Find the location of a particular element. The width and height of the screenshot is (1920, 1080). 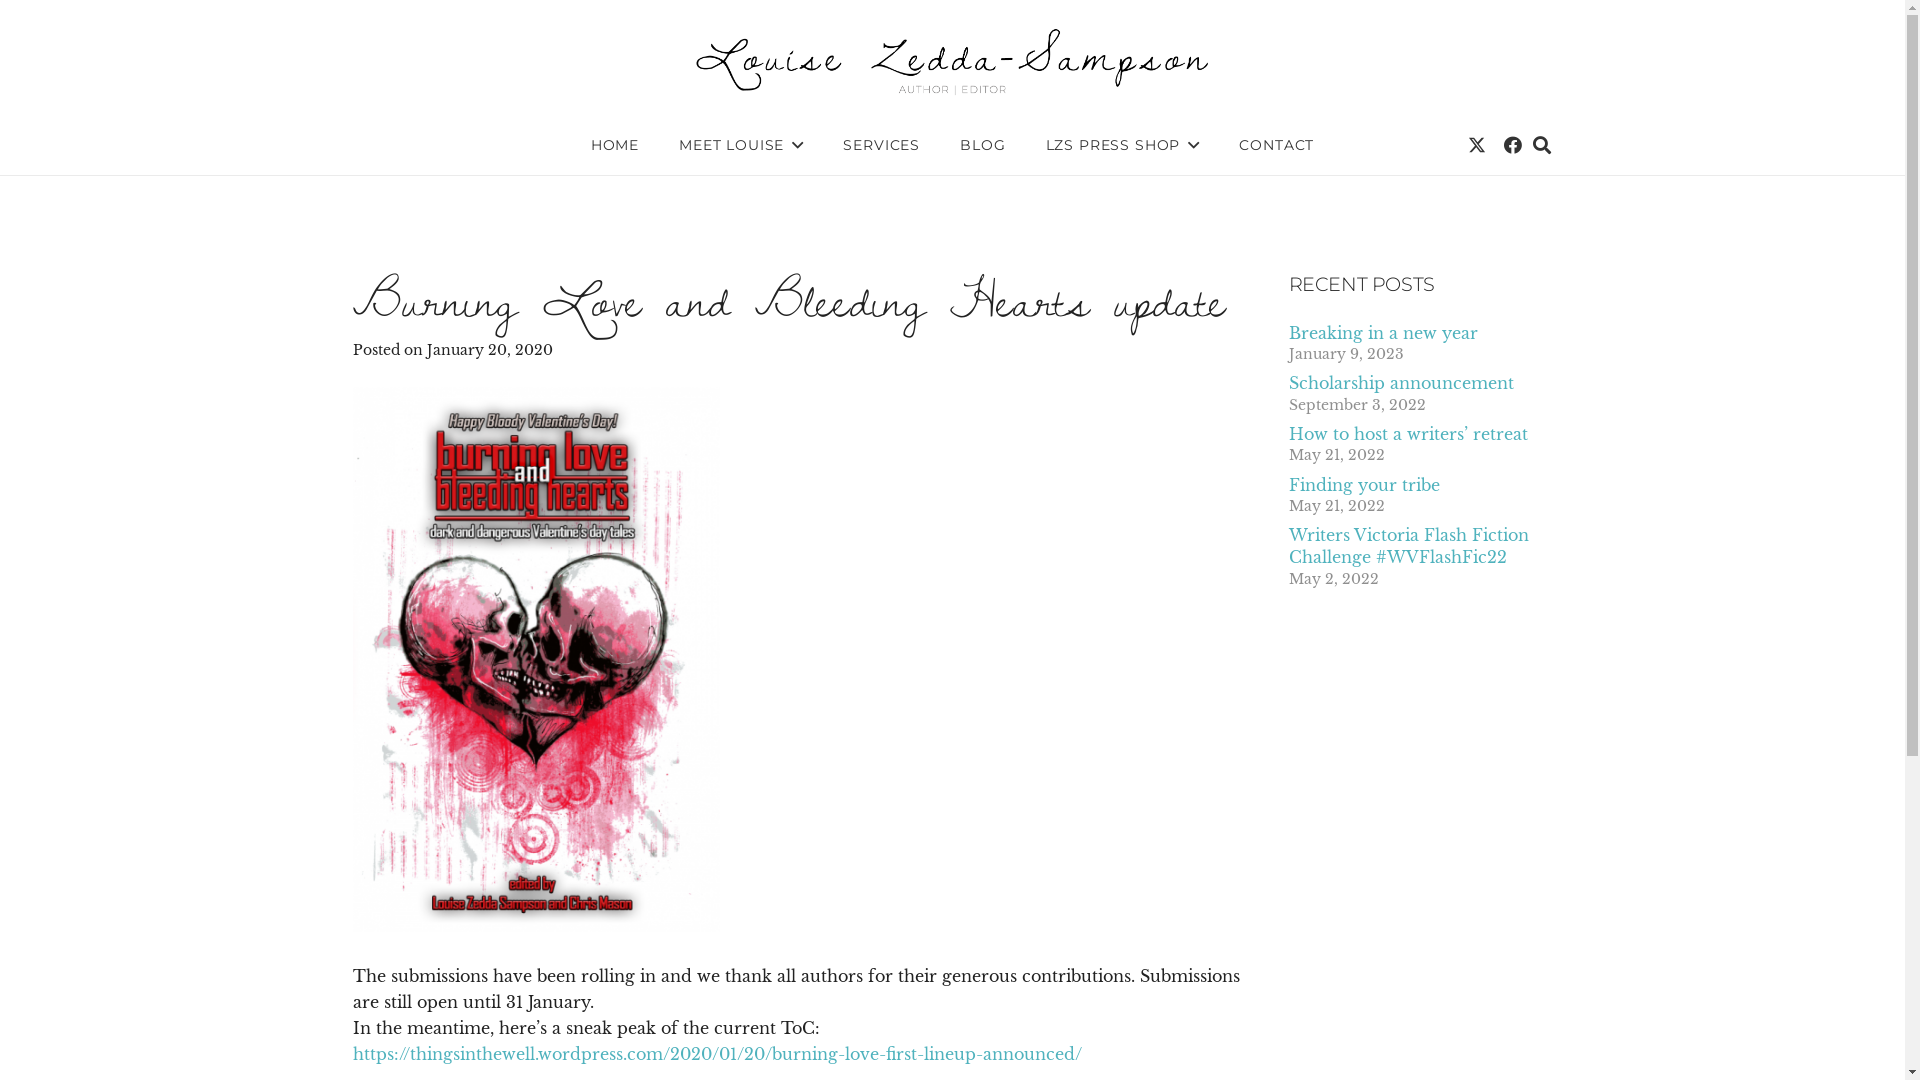

'SERVICES' is located at coordinates (822, 144).